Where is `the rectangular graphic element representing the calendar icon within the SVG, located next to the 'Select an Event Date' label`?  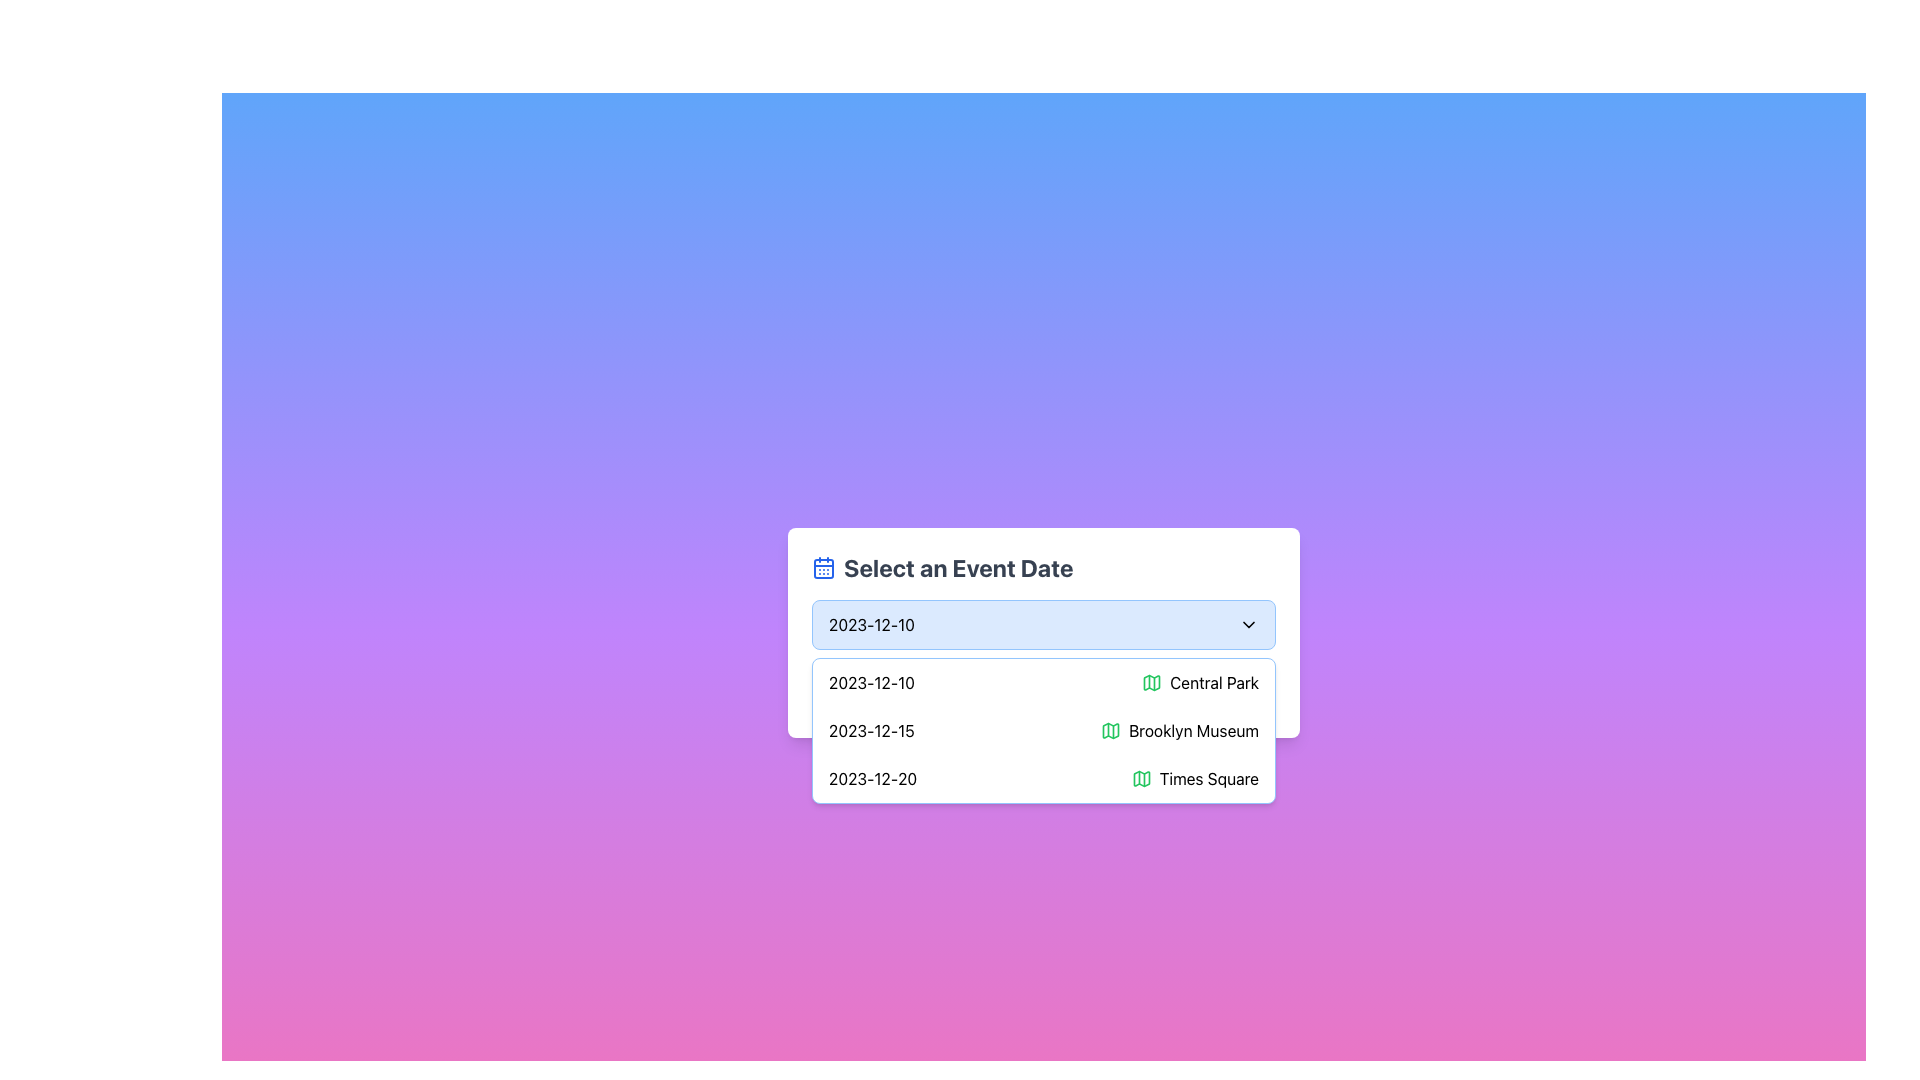
the rectangular graphic element representing the calendar icon within the SVG, located next to the 'Select an Event Date' label is located at coordinates (824, 569).